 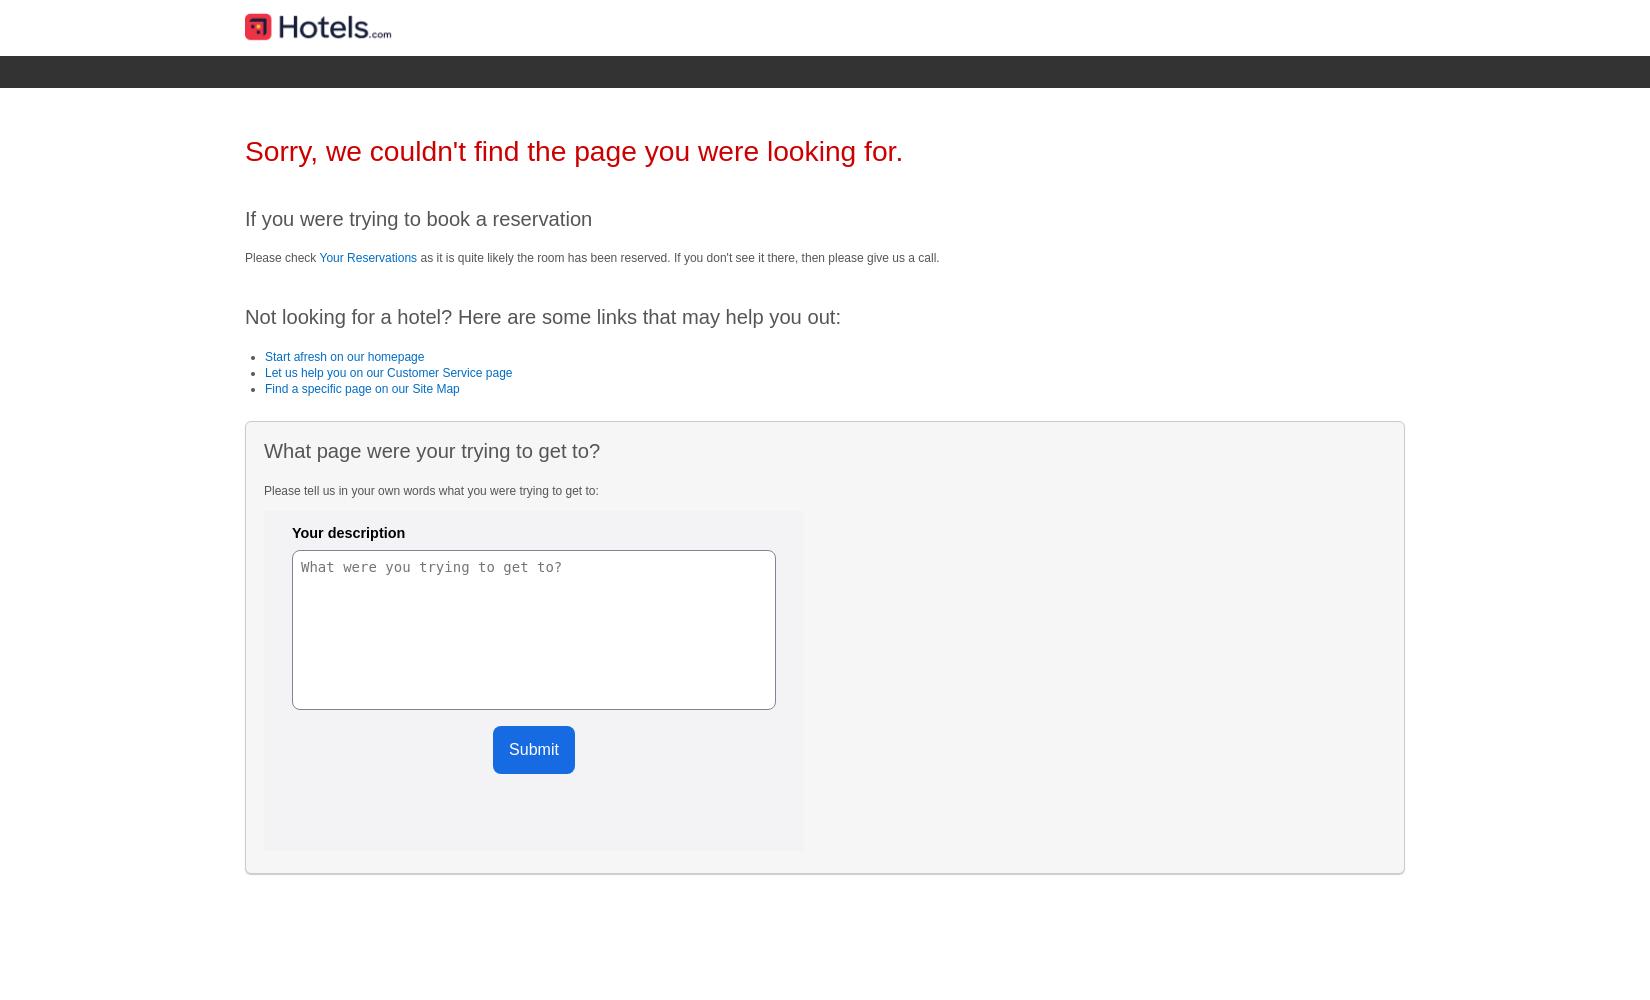 I want to click on 'What page were your trying to get to?', so click(x=264, y=450).